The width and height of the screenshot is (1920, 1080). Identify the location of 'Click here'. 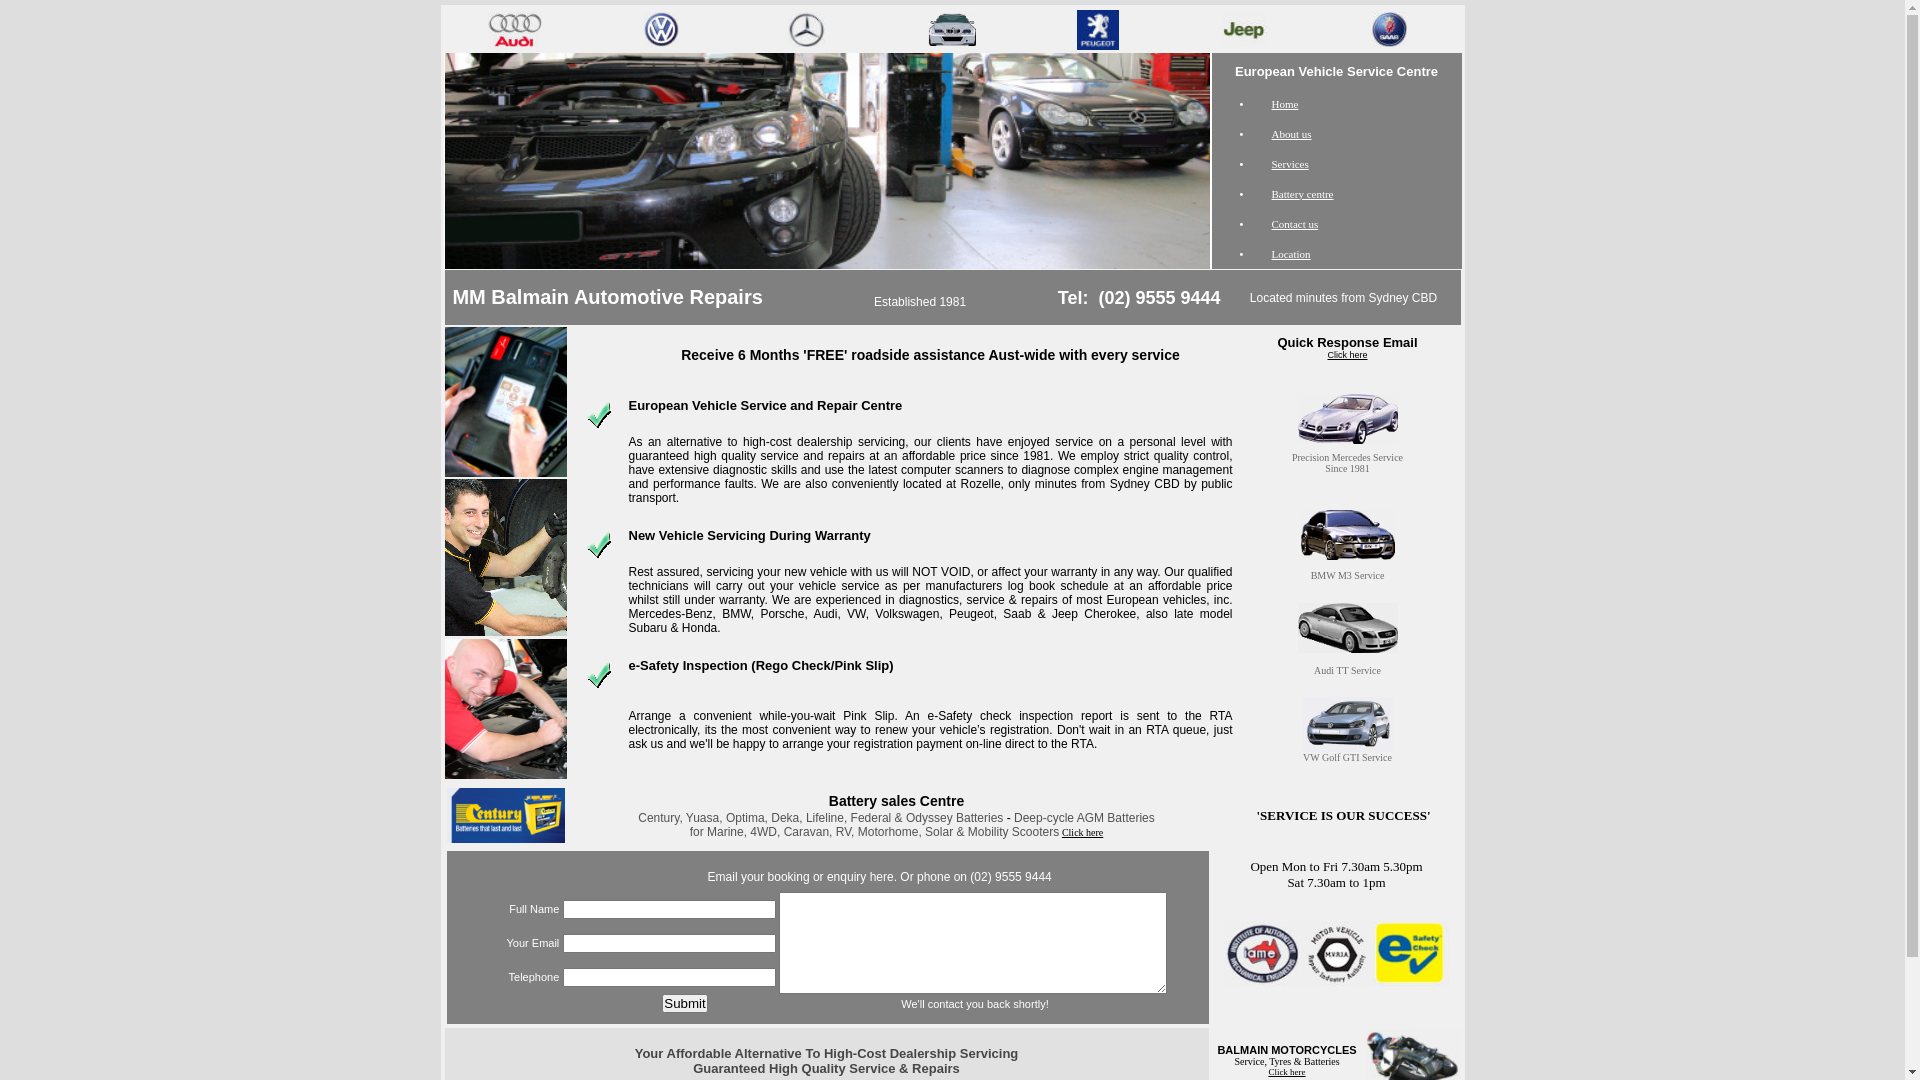
(1326, 353).